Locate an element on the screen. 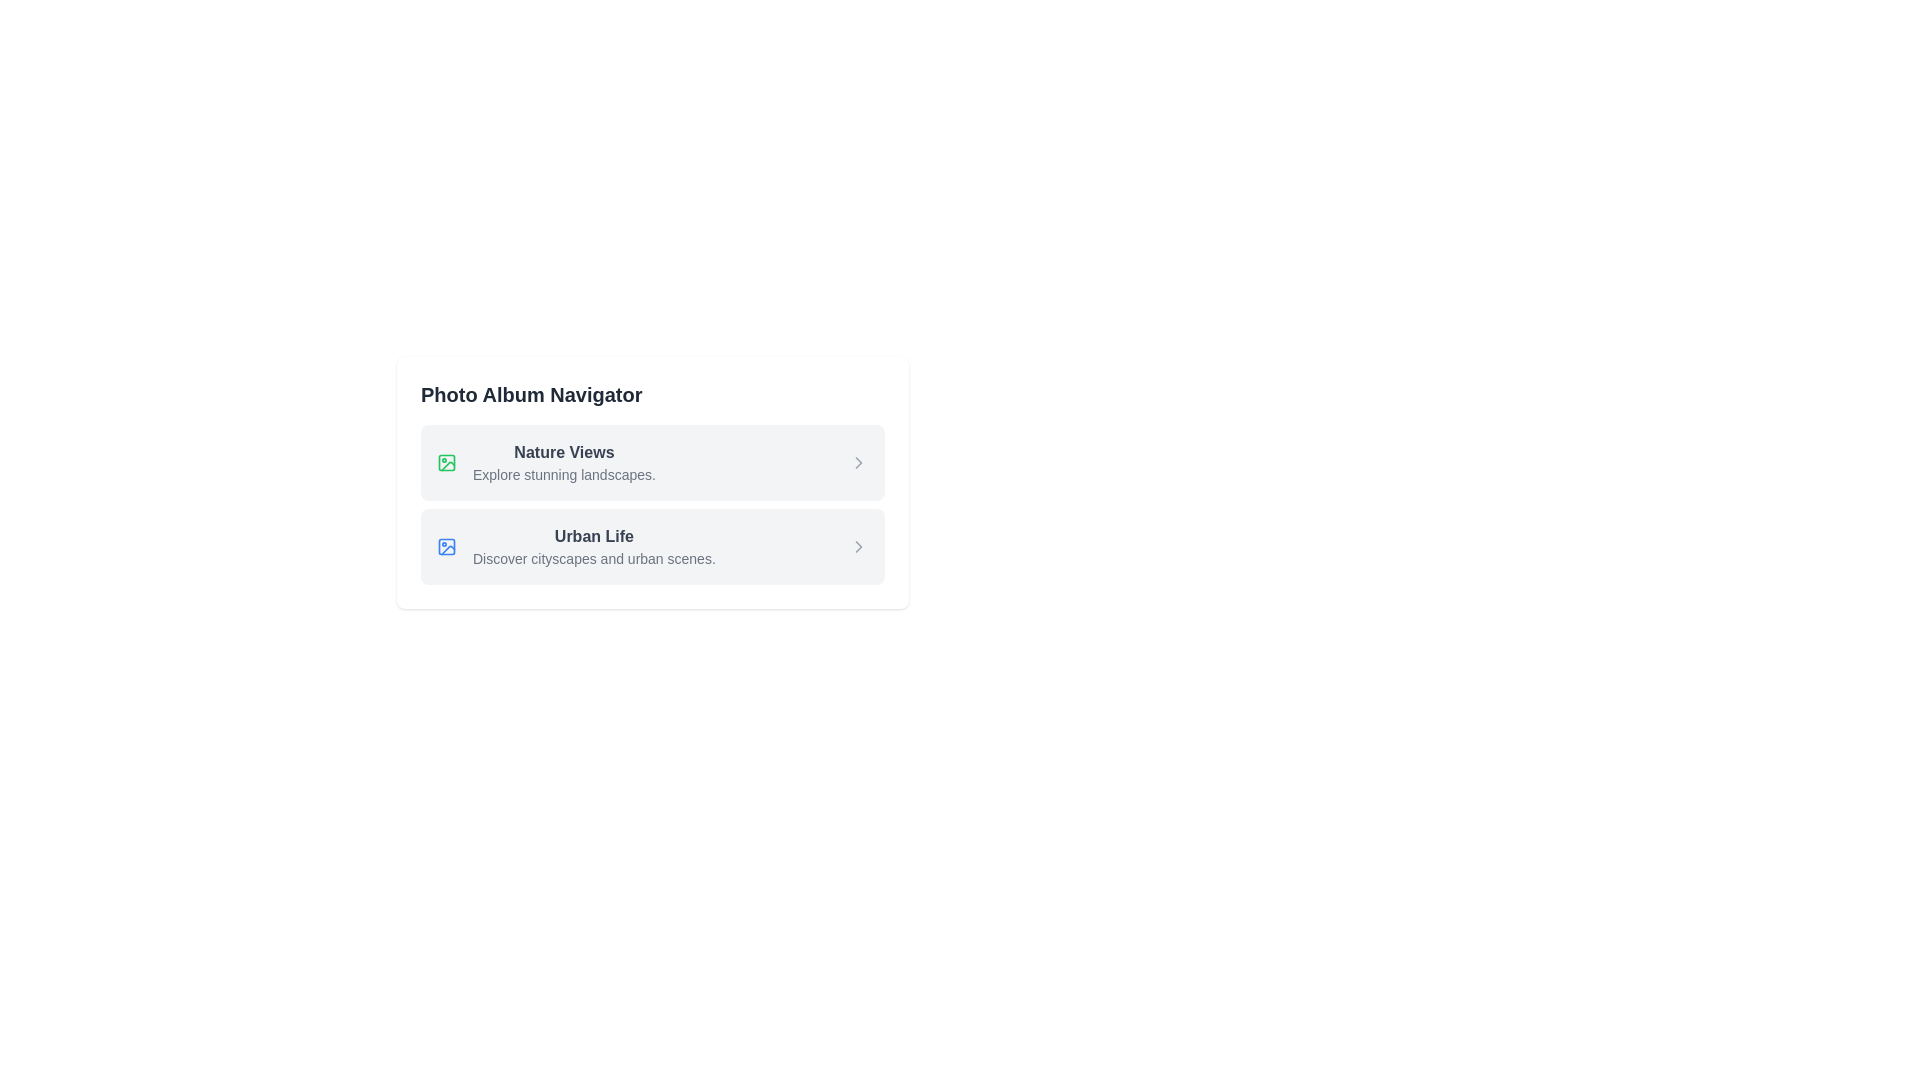 The width and height of the screenshot is (1920, 1080). the icon representing urban photography located to the left of the 'Urban Life' title and description is located at coordinates (445, 547).